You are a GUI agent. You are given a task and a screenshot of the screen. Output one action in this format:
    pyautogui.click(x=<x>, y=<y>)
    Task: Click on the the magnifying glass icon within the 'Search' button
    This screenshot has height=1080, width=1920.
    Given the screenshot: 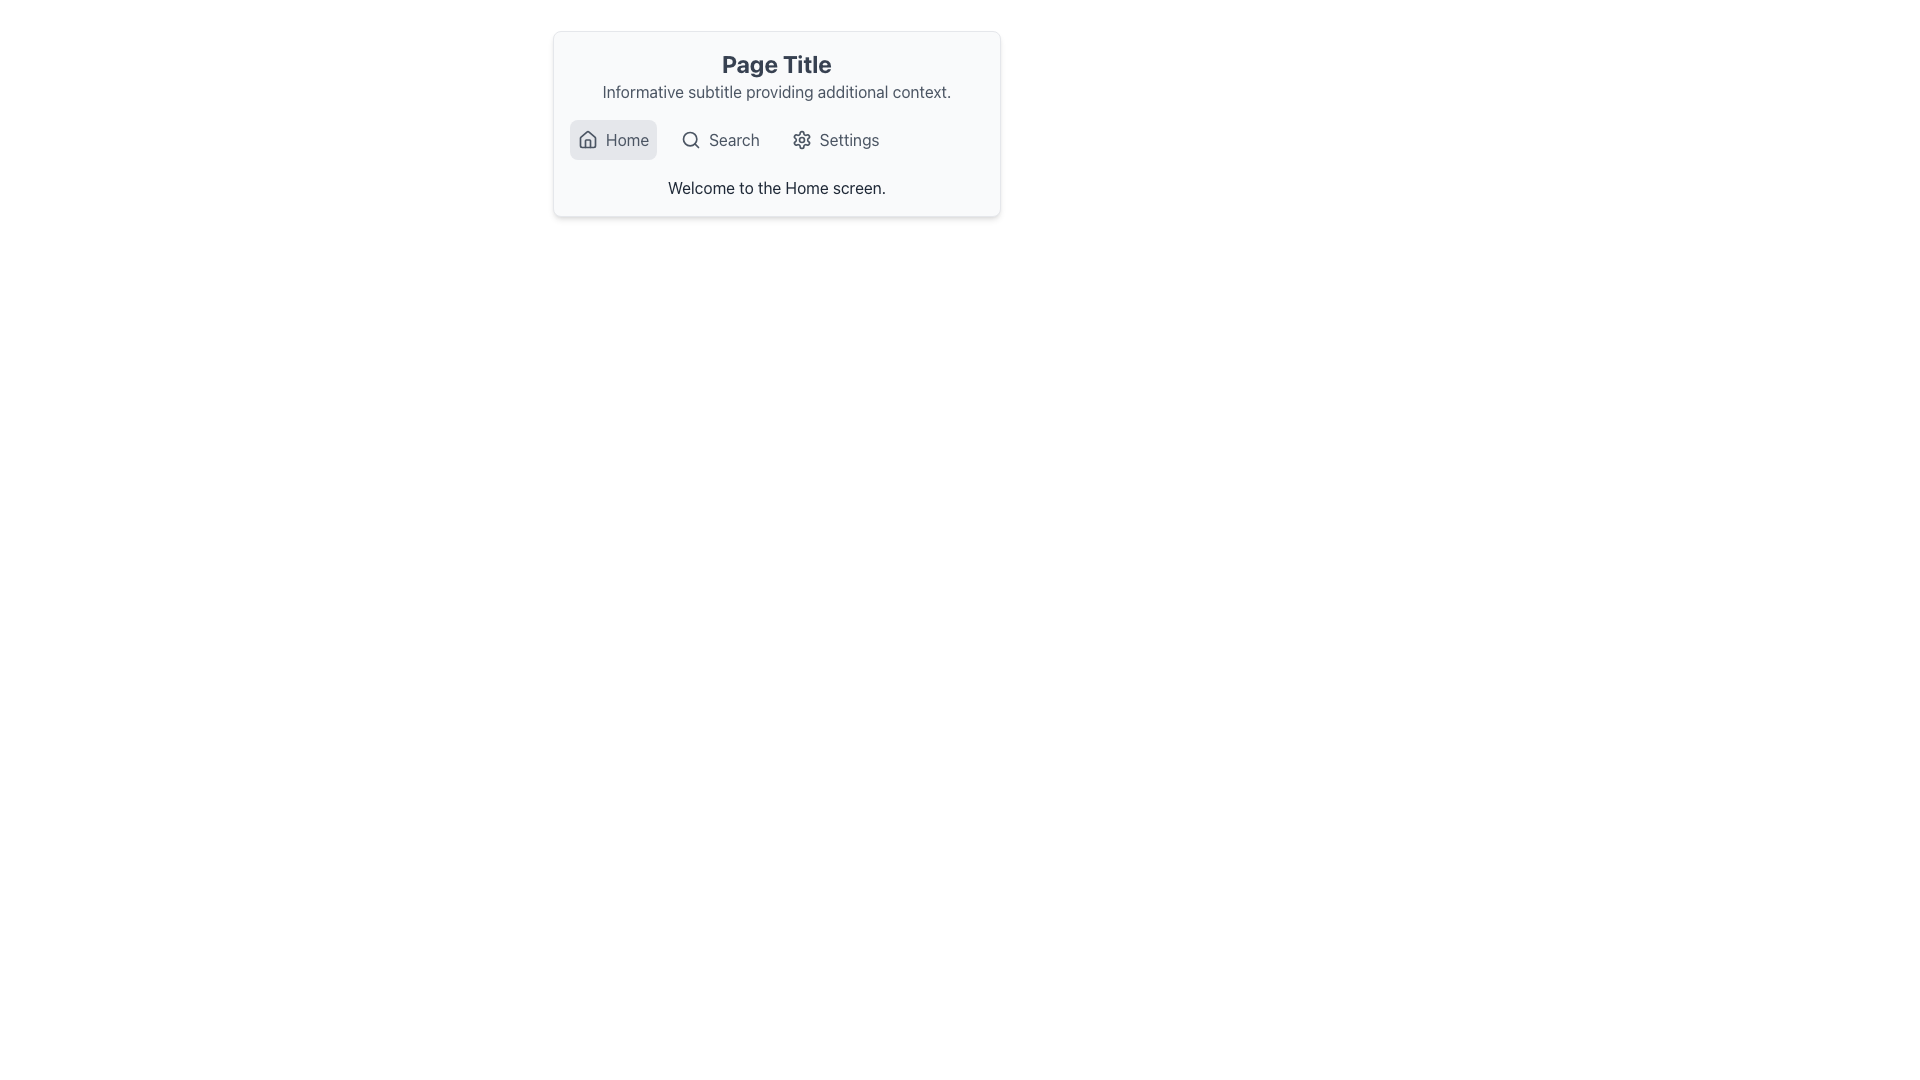 What is the action you would take?
    pyautogui.click(x=691, y=138)
    